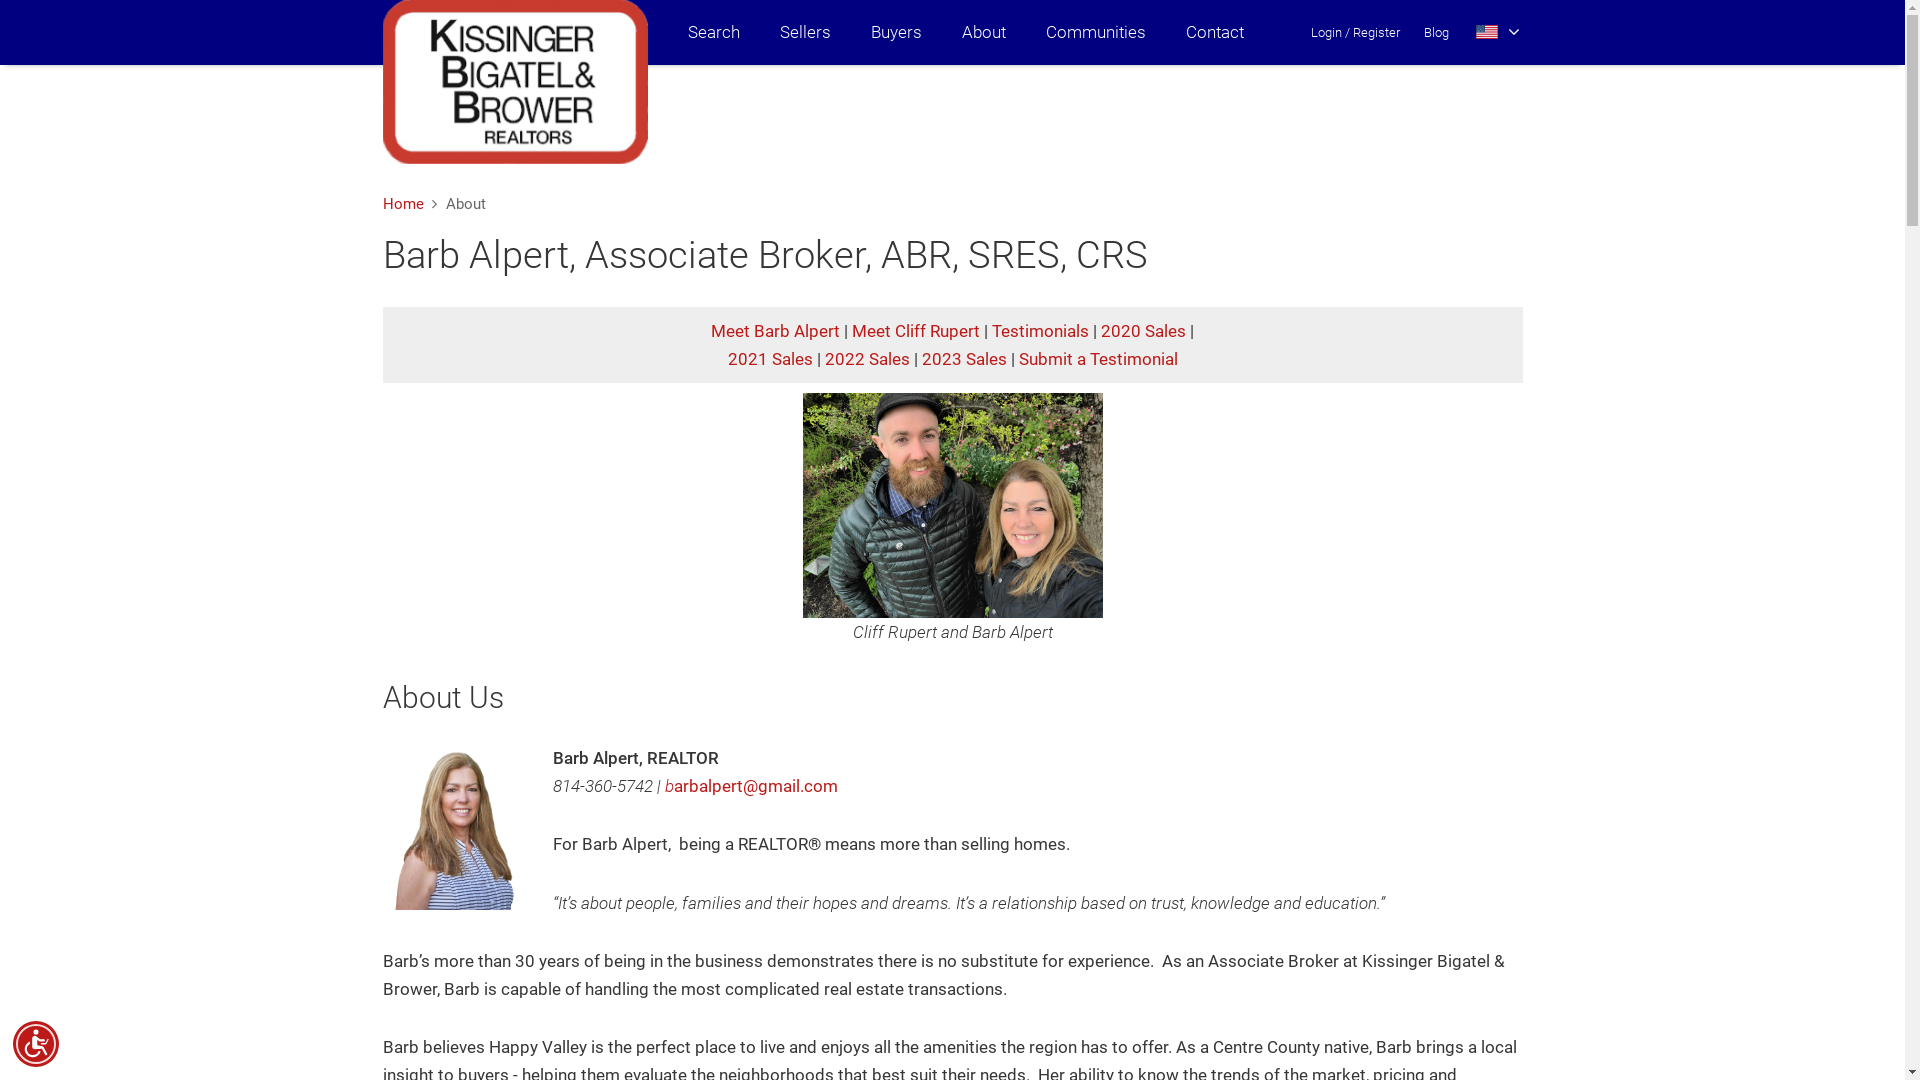 This screenshot has height=1080, width=1920. Describe the element at coordinates (920, 357) in the screenshot. I see `'2023 Sales'` at that location.